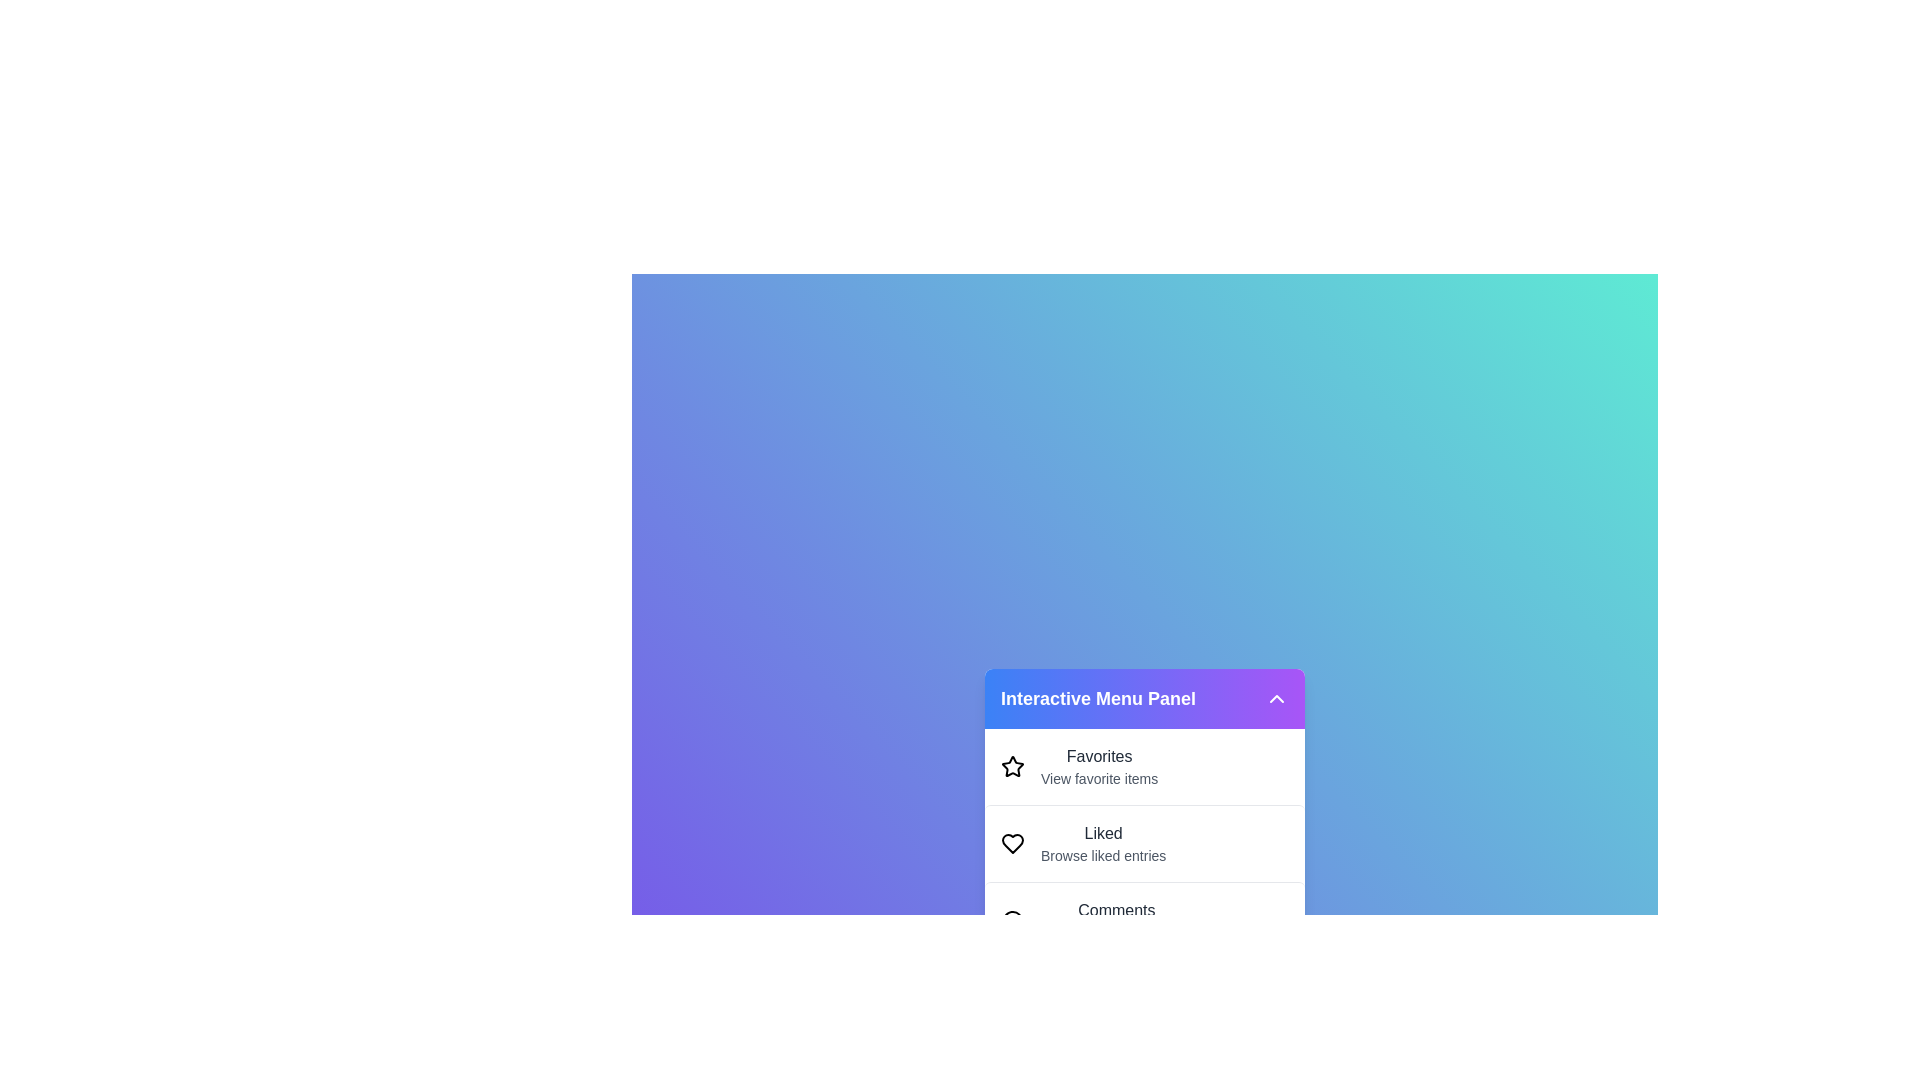 The width and height of the screenshot is (1920, 1080). What do you see at coordinates (1012, 766) in the screenshot?
I see `the icon of the menu item corresponding to Favorites` at bounding box center [1012, 766].